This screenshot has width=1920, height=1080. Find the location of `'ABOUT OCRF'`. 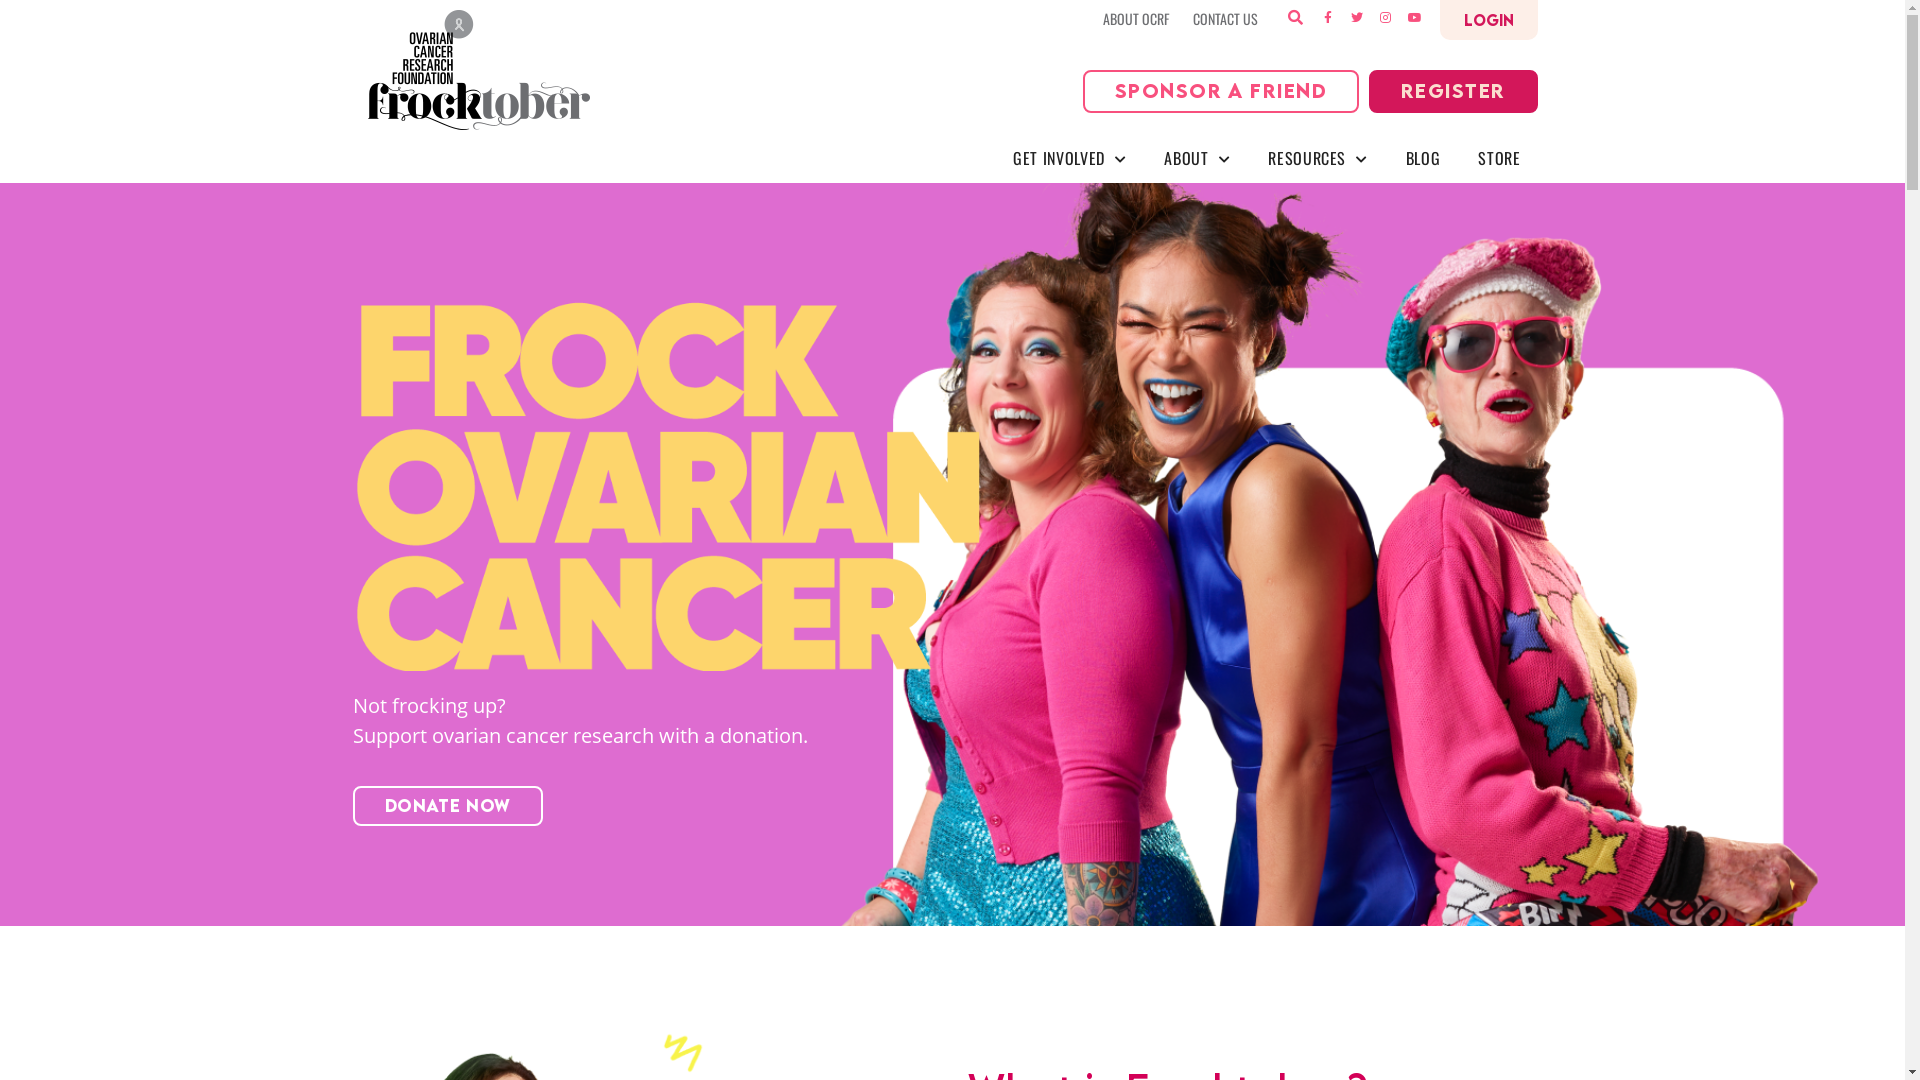

'ABOUT OCRF' is located at coordinates (1101, 19).